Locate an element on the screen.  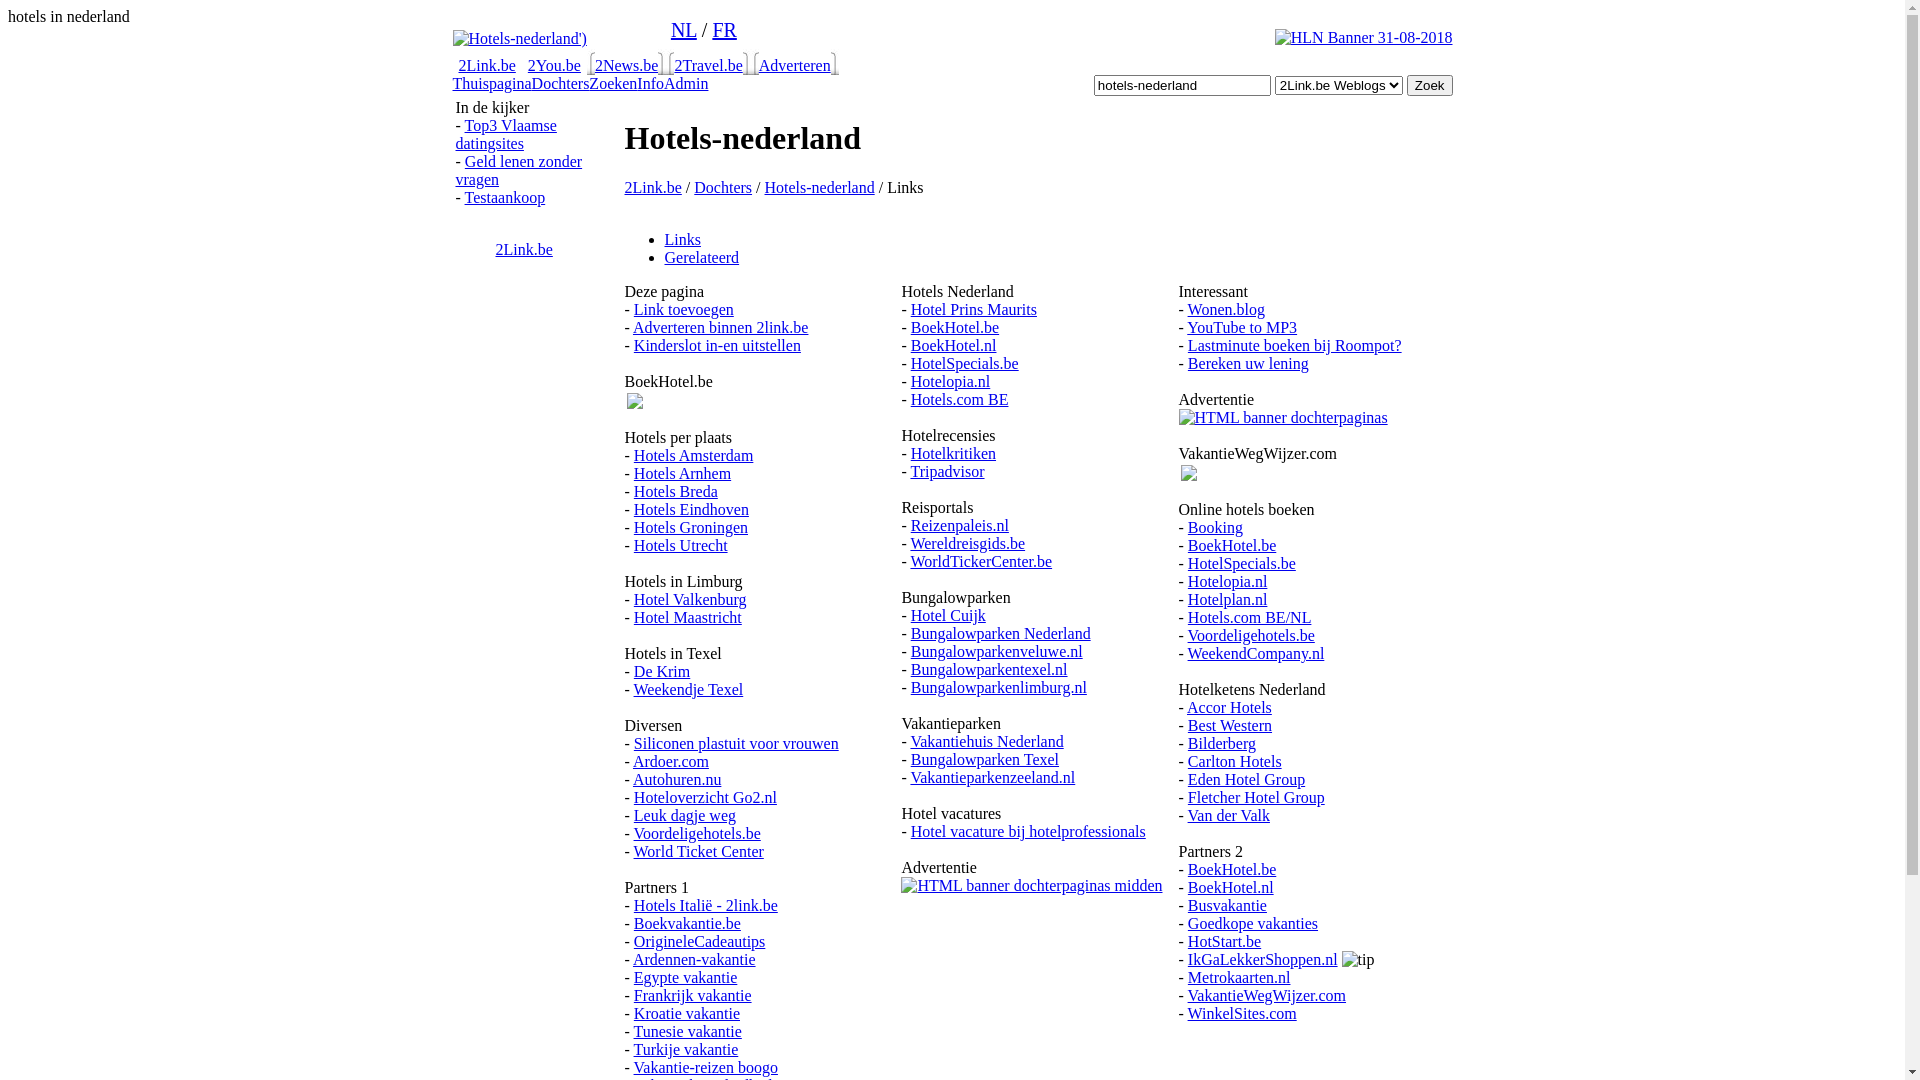
'Admin' is located at coordinates (686, 82).